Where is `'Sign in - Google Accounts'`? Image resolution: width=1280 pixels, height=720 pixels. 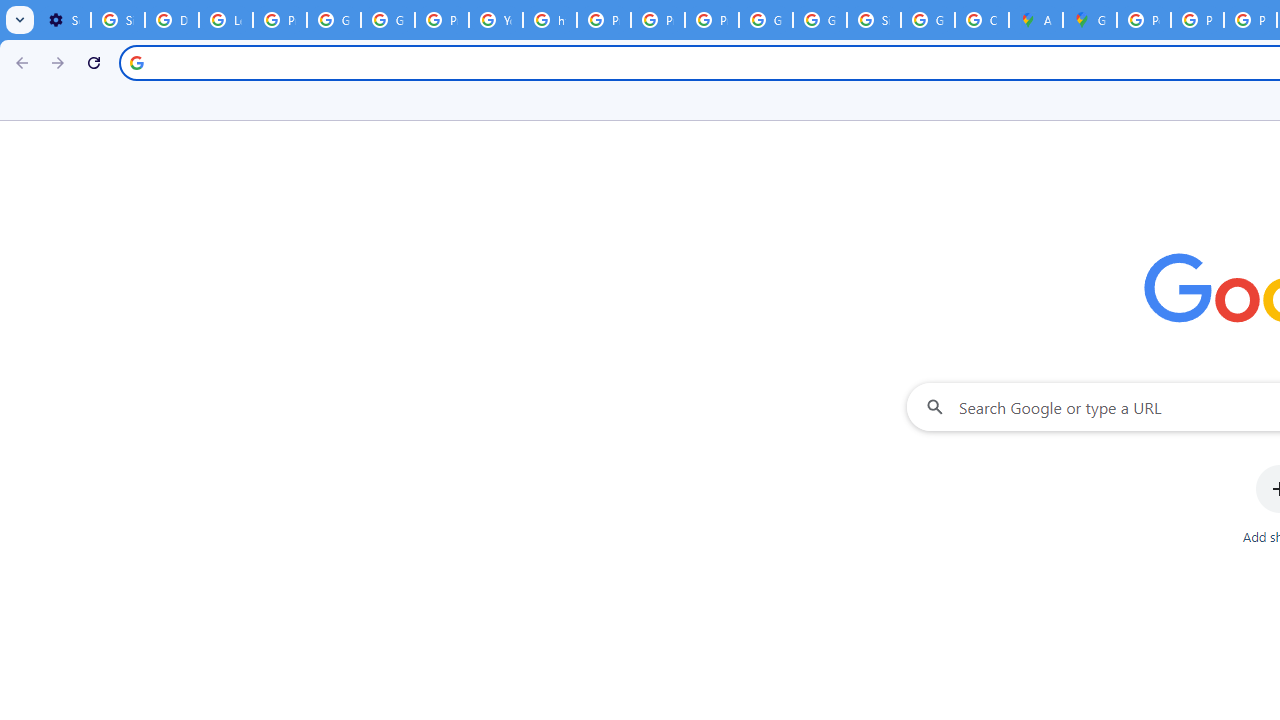 'Sign in - Google Accounts' is located at coordinates (116, 20).